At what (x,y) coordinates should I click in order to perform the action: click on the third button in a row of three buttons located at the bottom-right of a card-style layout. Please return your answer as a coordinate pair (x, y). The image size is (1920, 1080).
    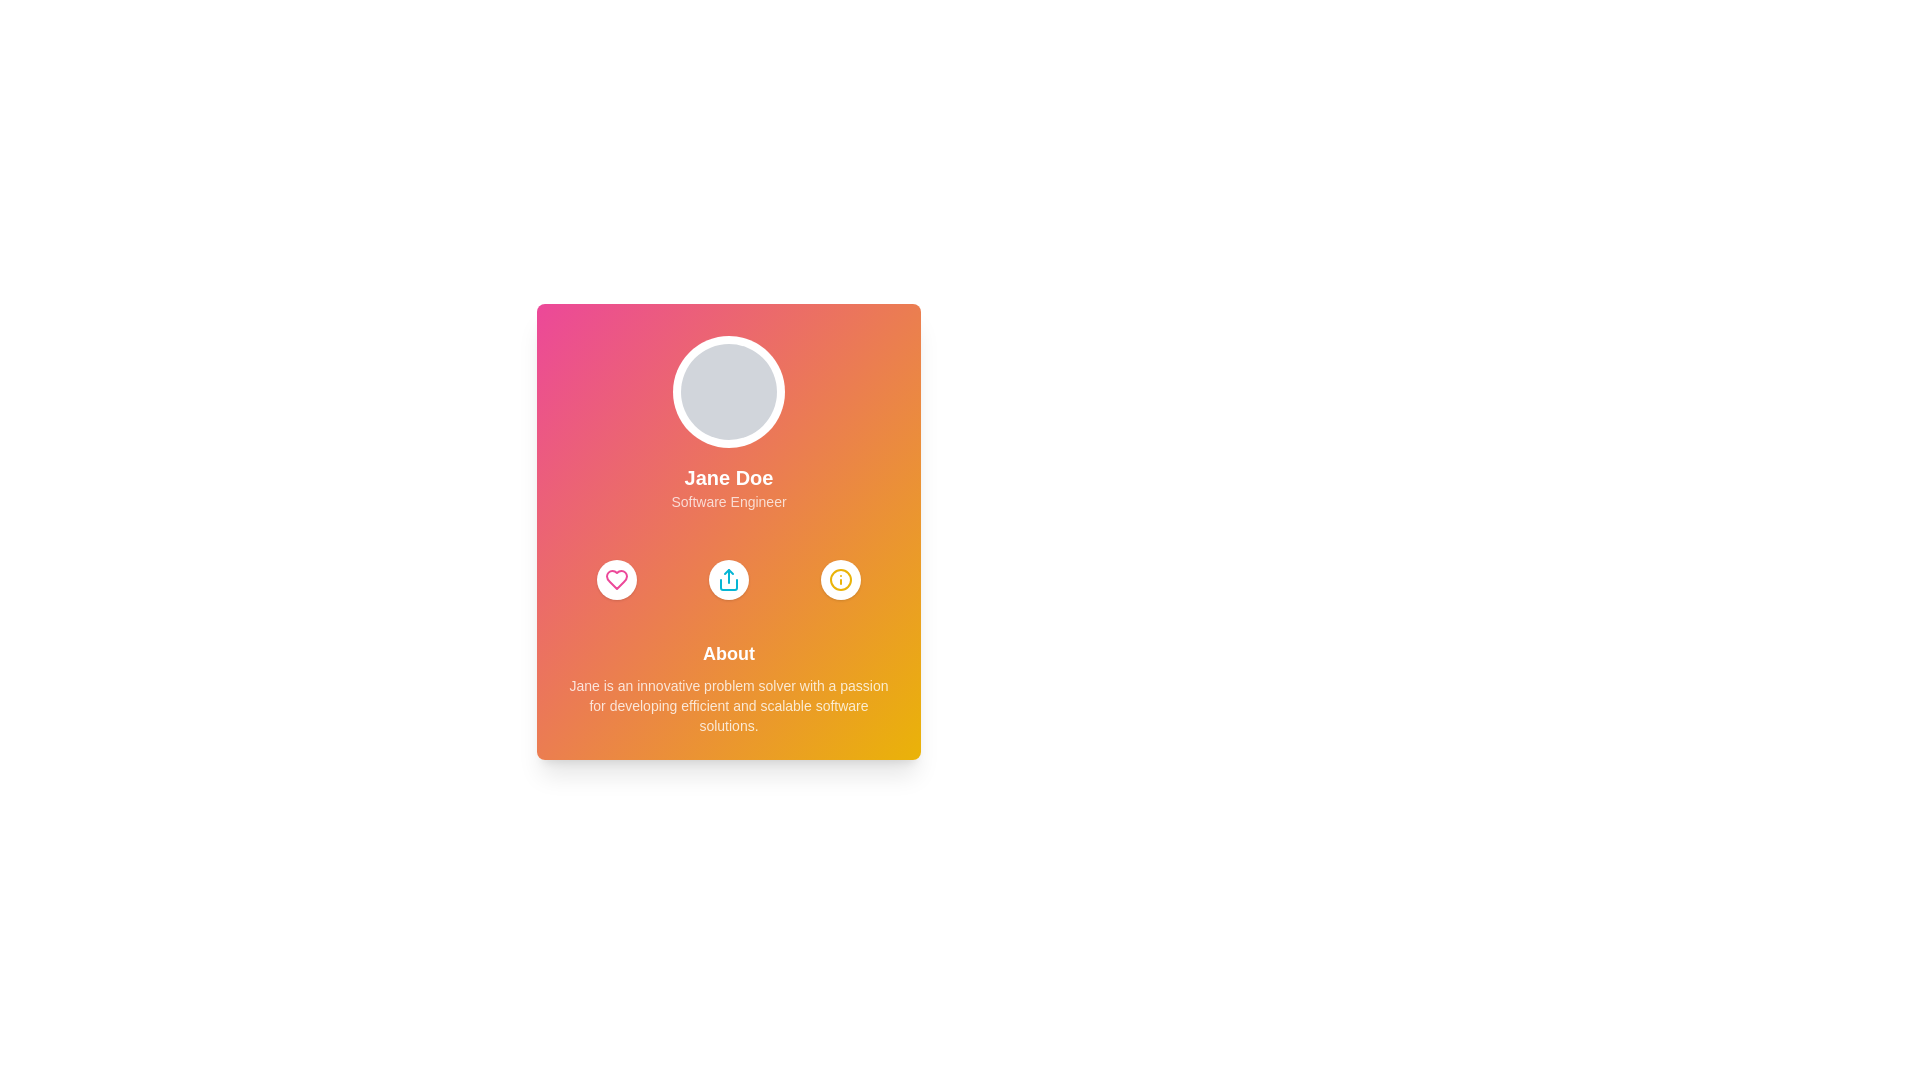
    Looking at the image, I should click on (840, 579).